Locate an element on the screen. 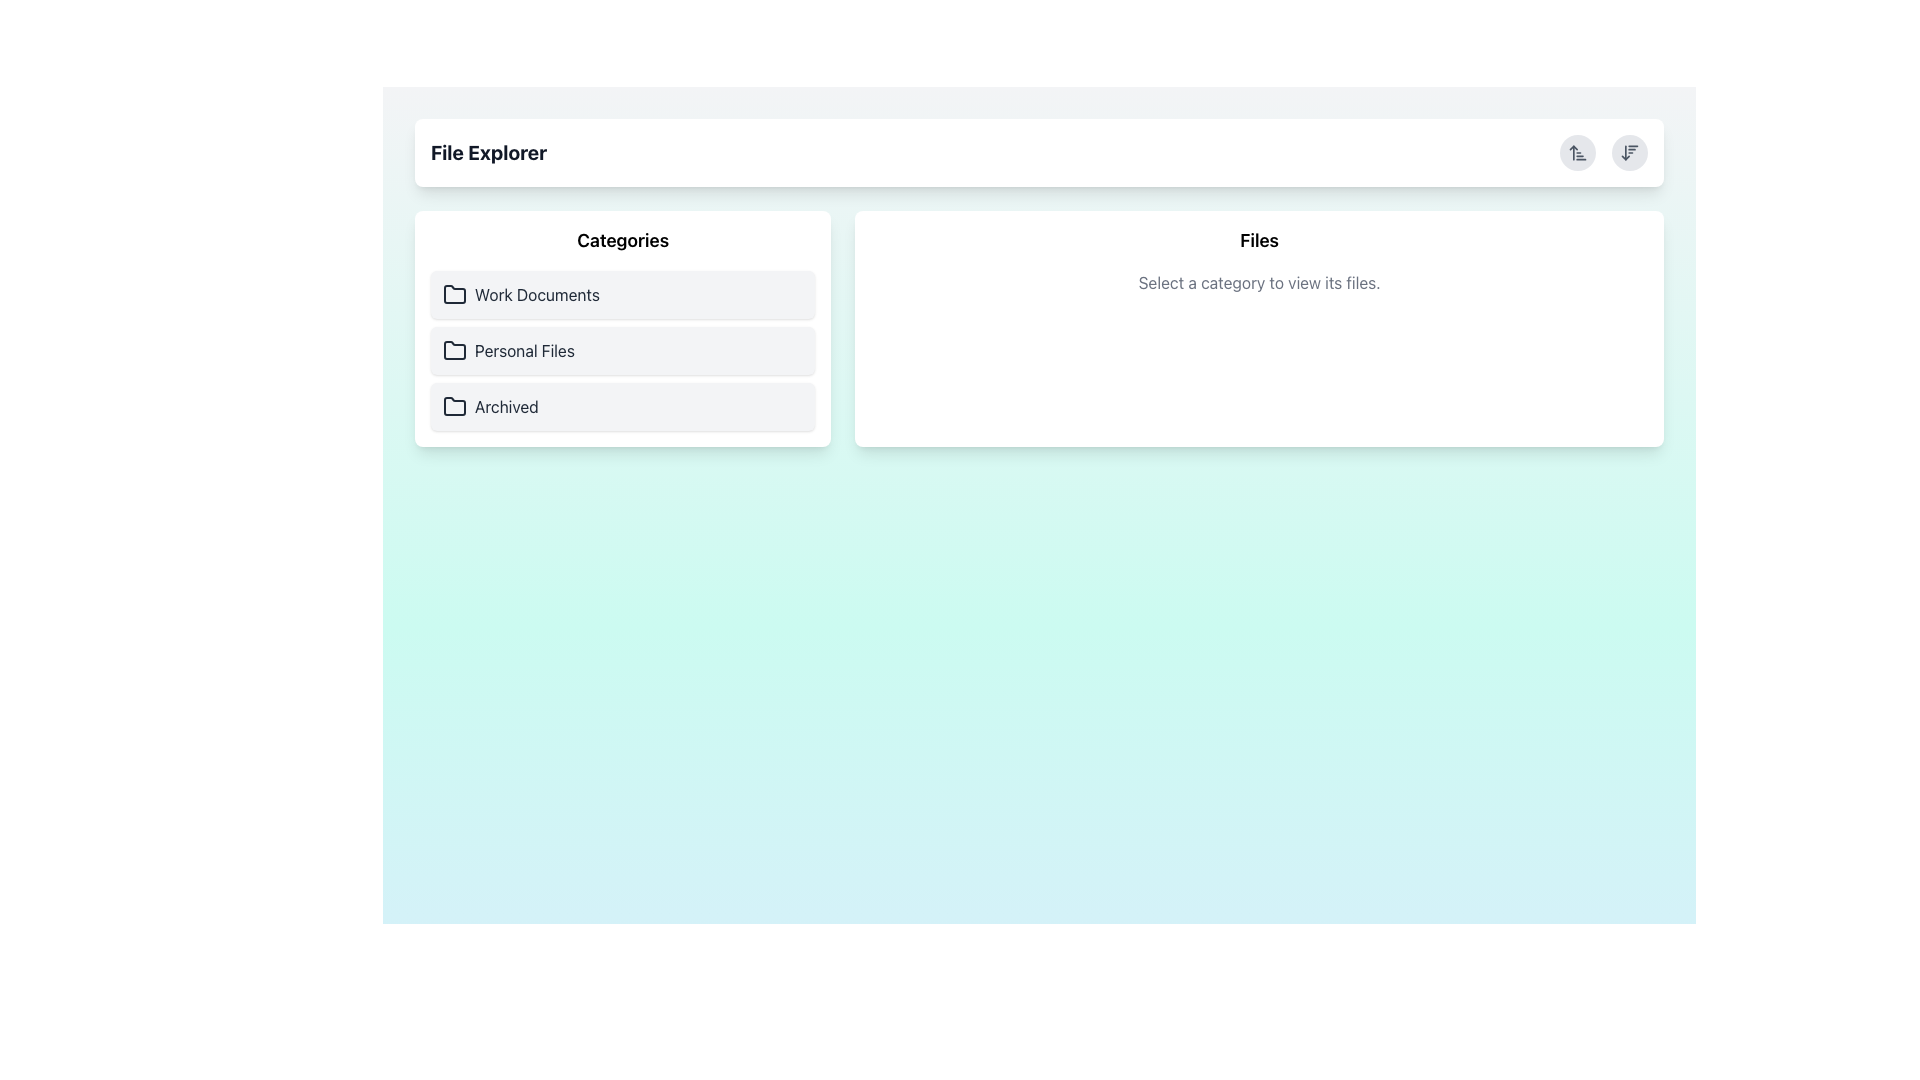 The width and height of the screenshot is (1920, 1080). the 'Personal Files' menu option in the 'Categories' panel is located at coordinates (622, 327).